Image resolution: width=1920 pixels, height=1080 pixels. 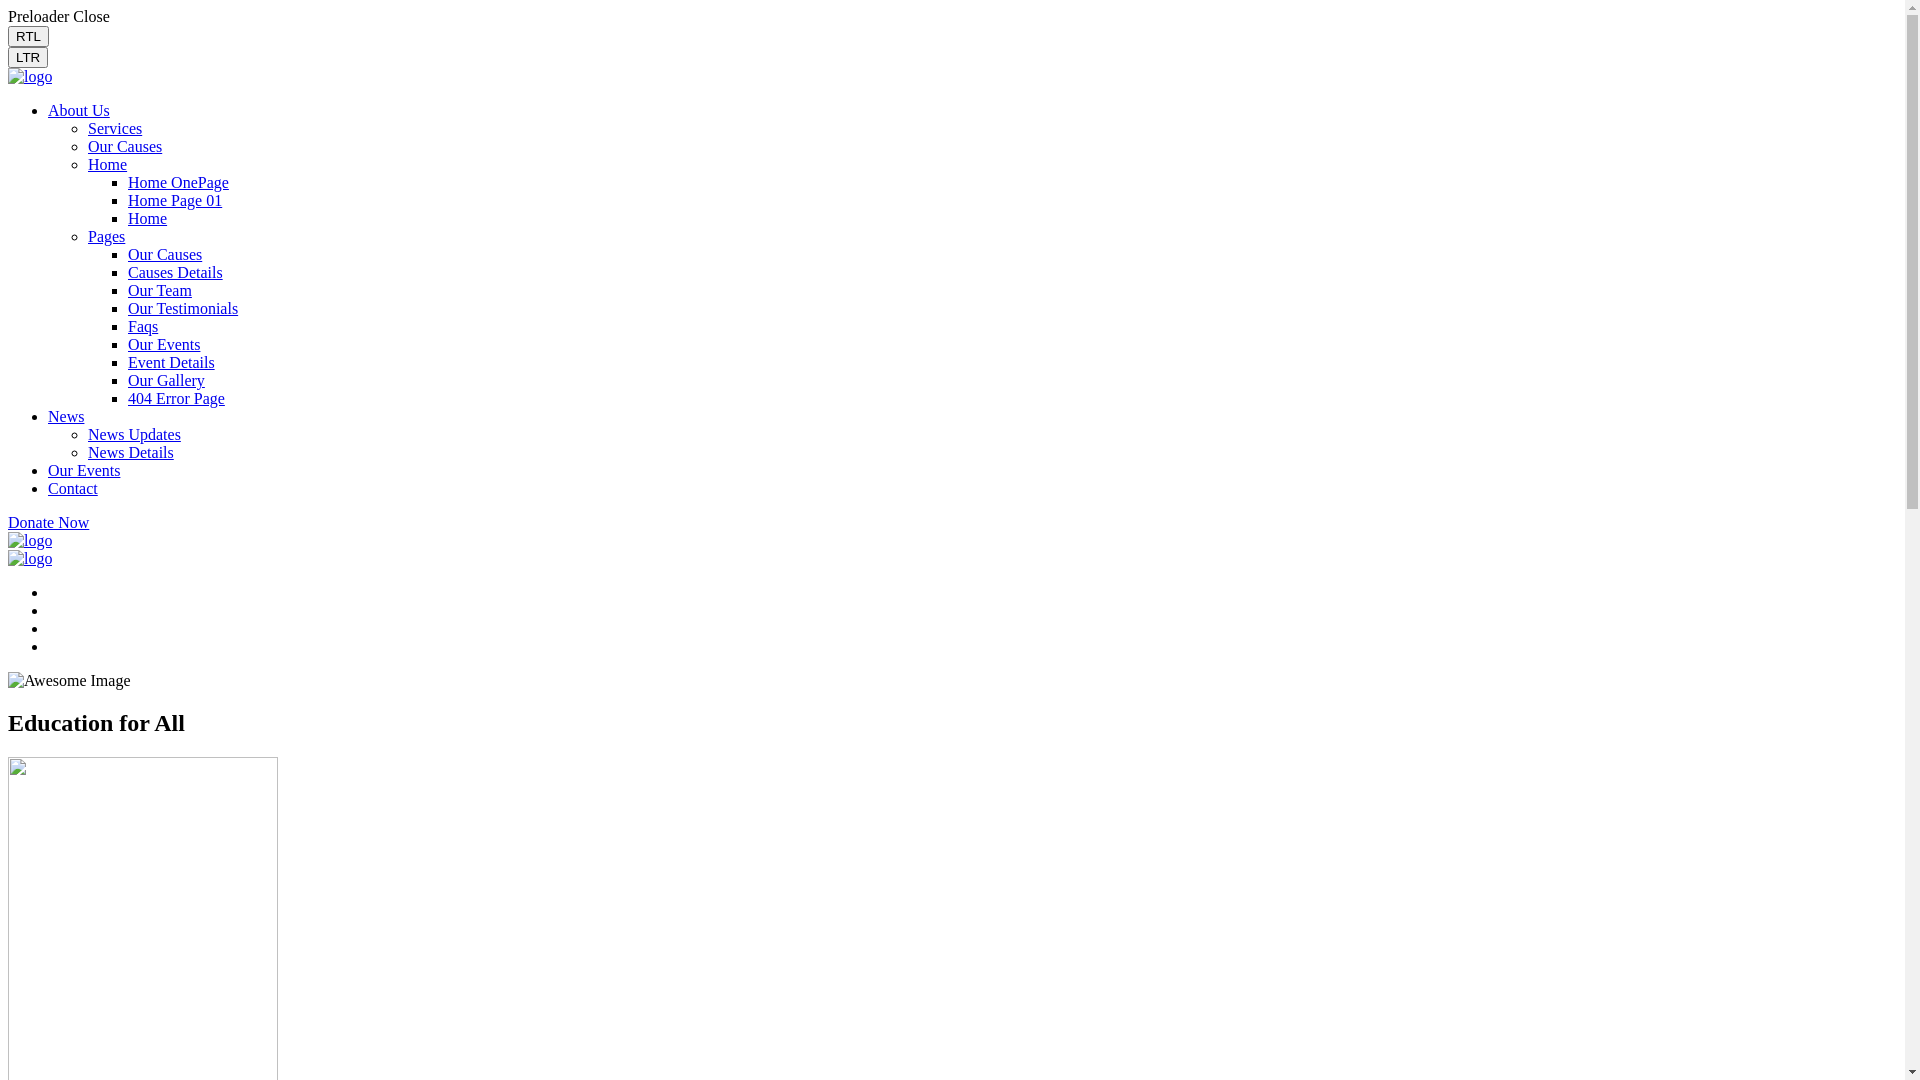 What do you see at coordinates (86, 452) in the screenshot?
I see `'News Details'` at bounding box center [86, 452].